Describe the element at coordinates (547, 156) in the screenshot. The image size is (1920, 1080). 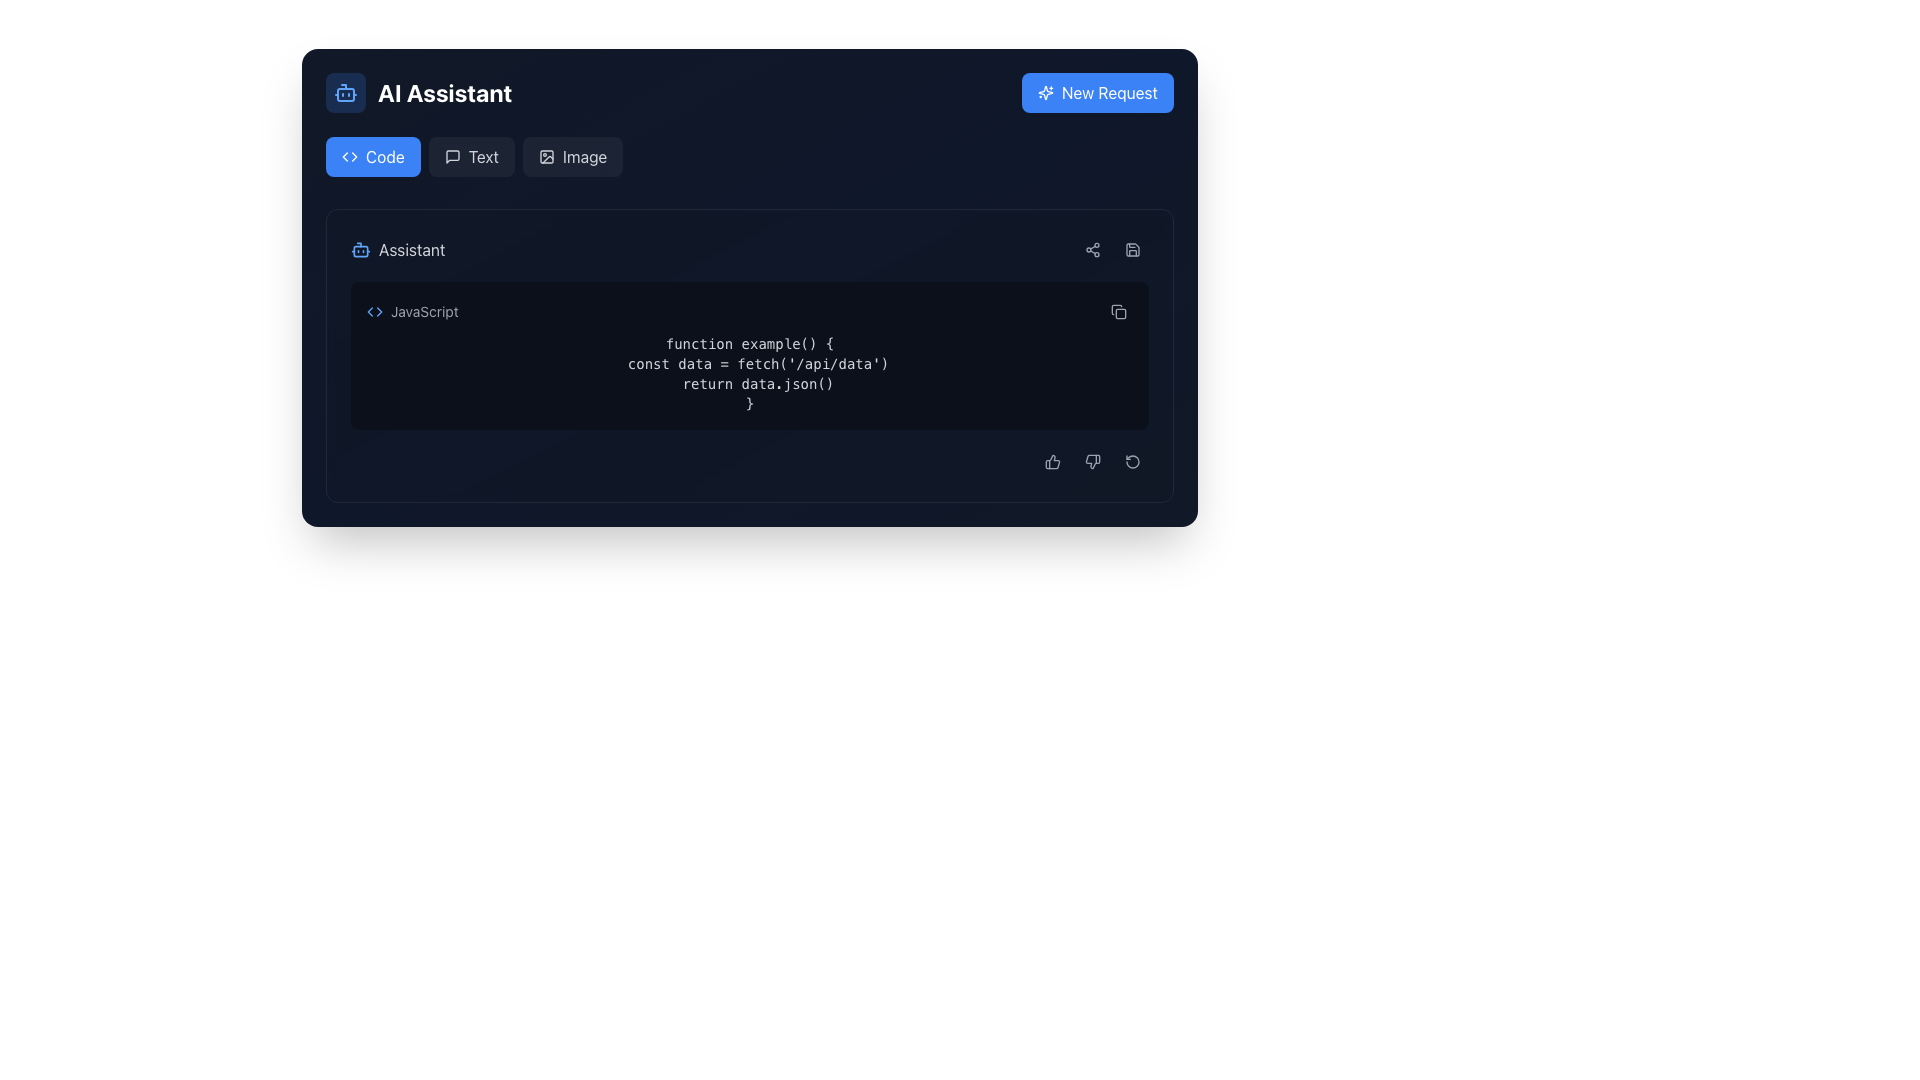
I see `the decorative icon representing an image, which is part of the button labeled 'Image', located in the middle-right part of the interface` at that location.